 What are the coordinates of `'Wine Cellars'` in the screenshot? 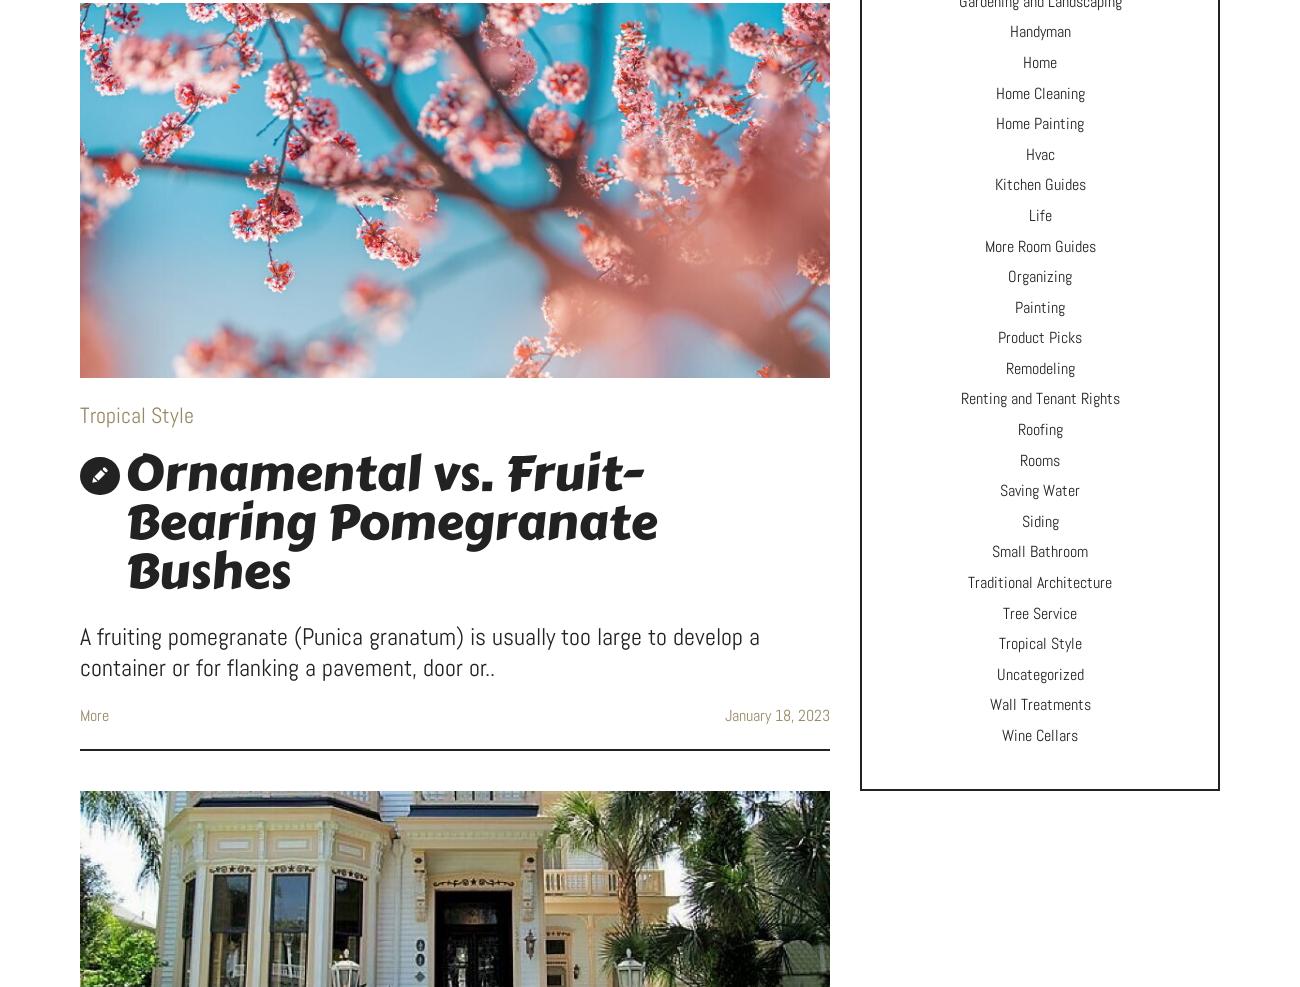 It's located at (1001, 734).